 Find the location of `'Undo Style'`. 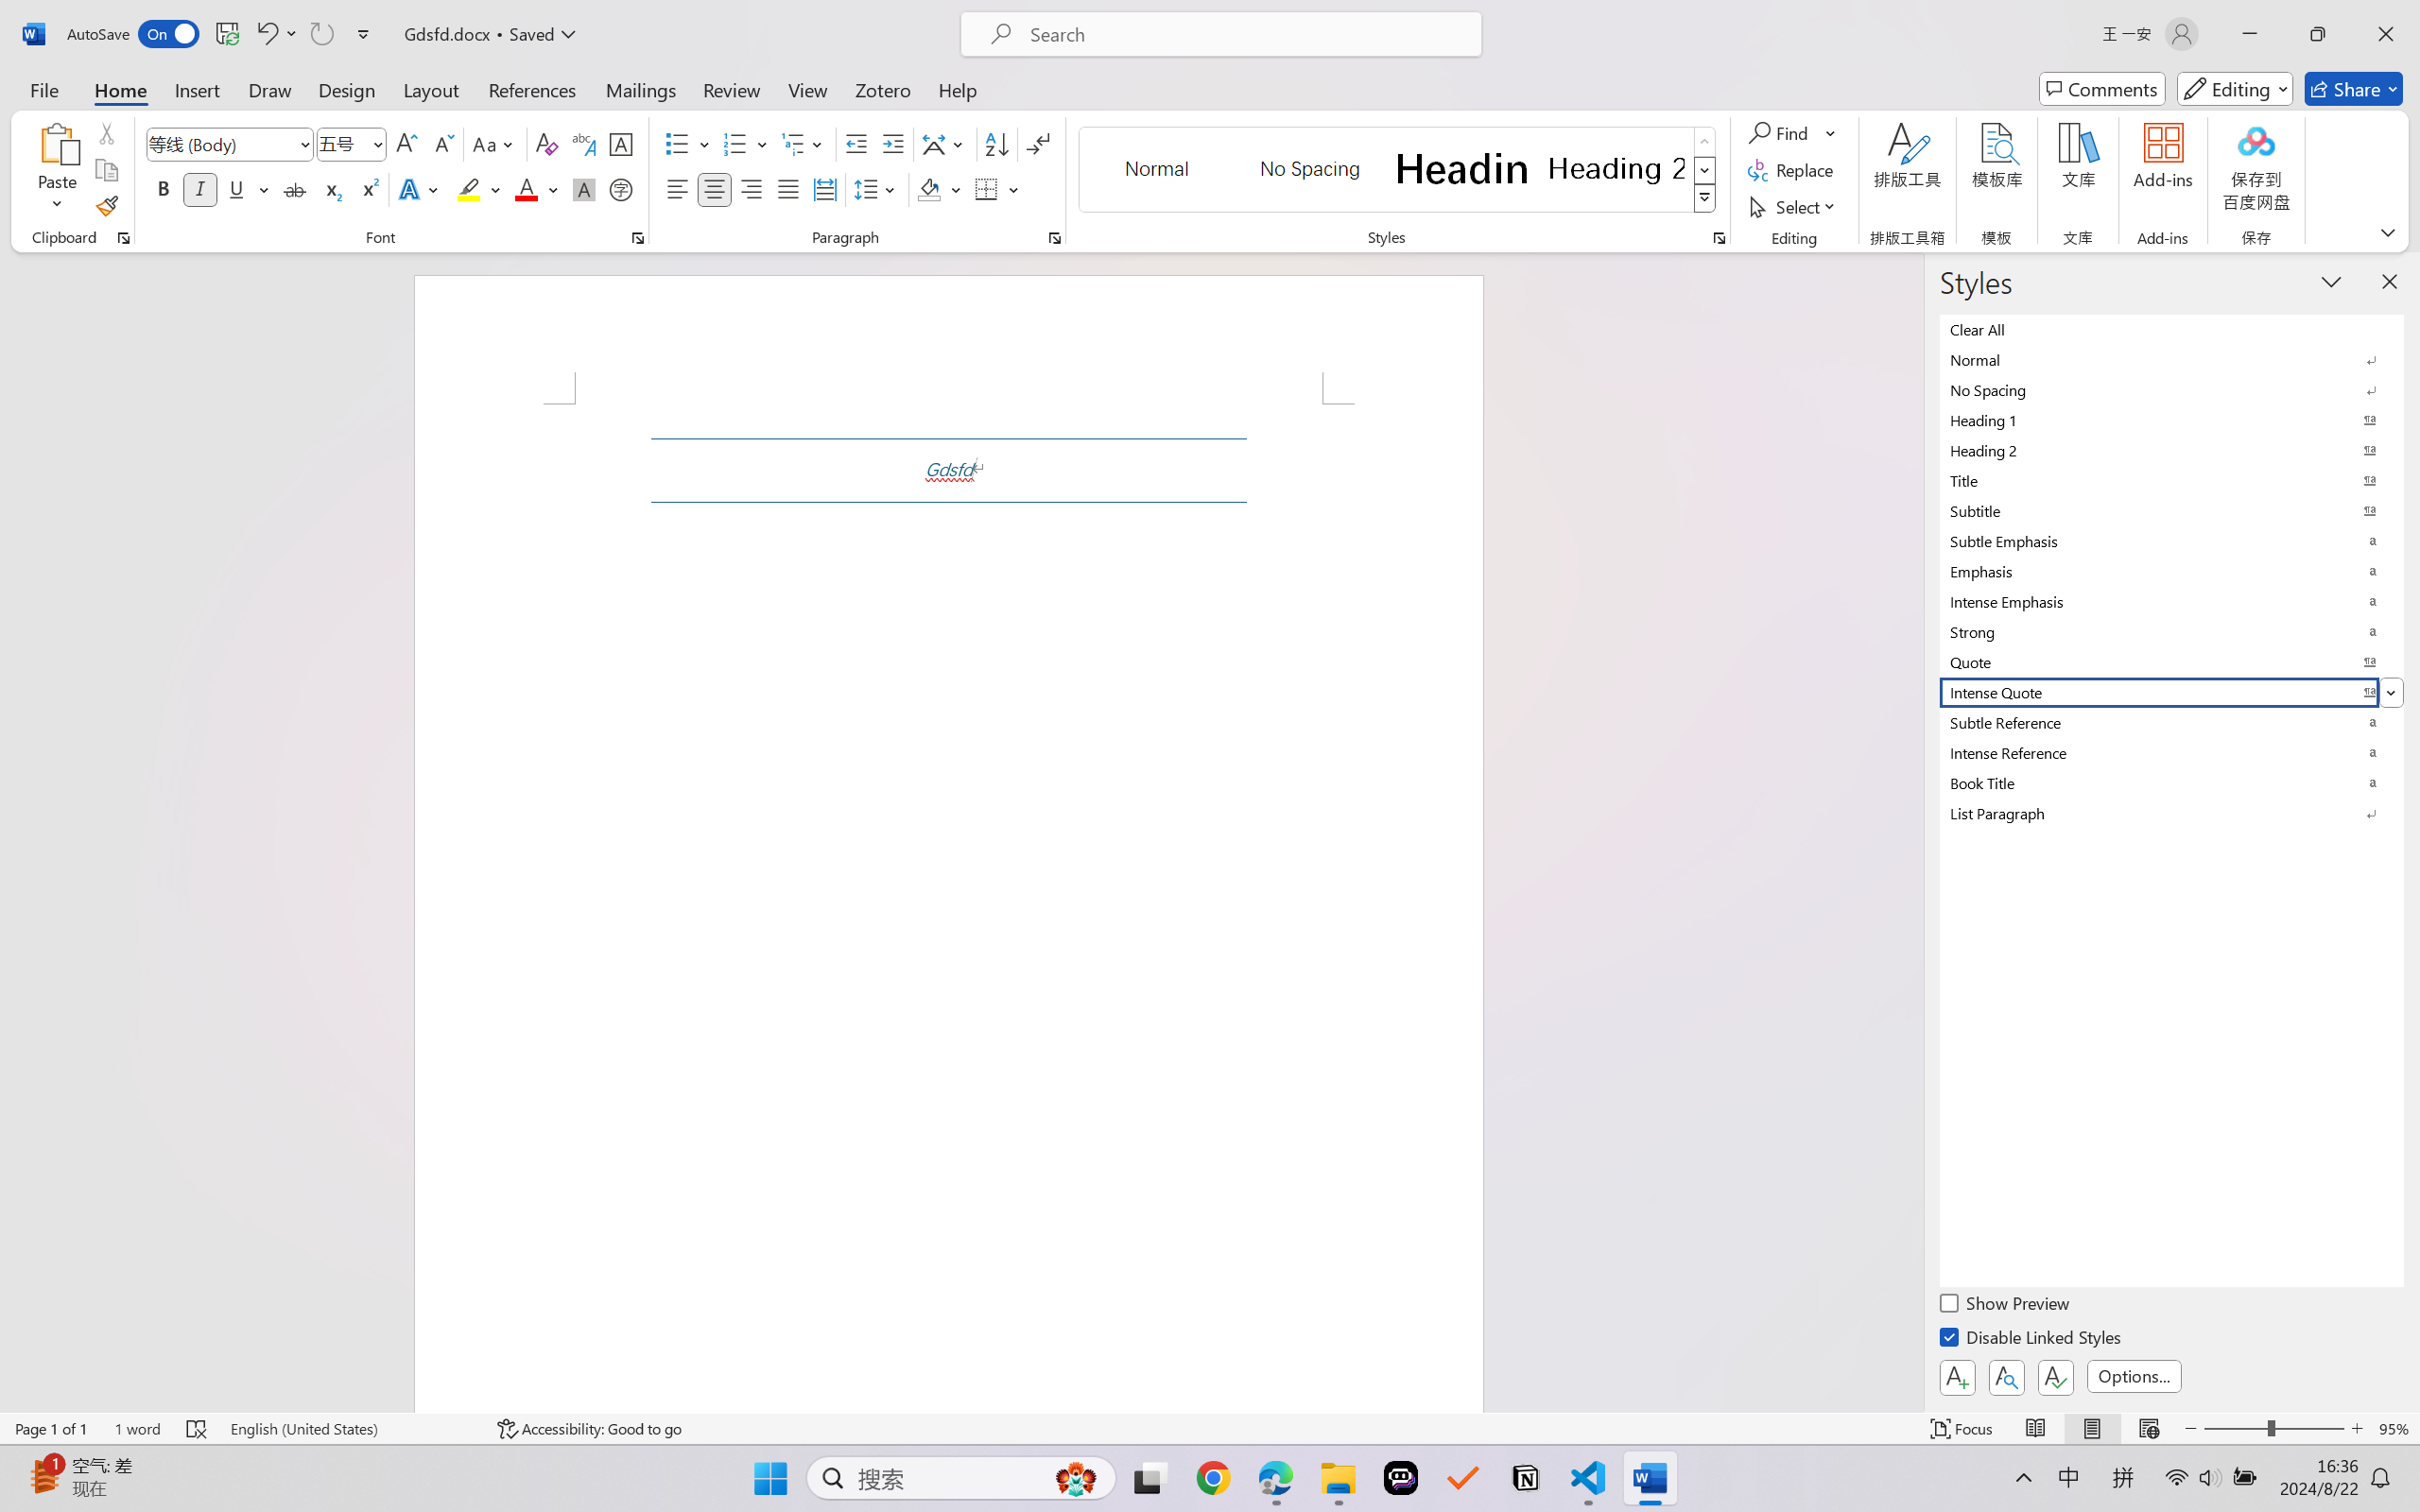

'Undo Style' is located at coordinates (274, 33).